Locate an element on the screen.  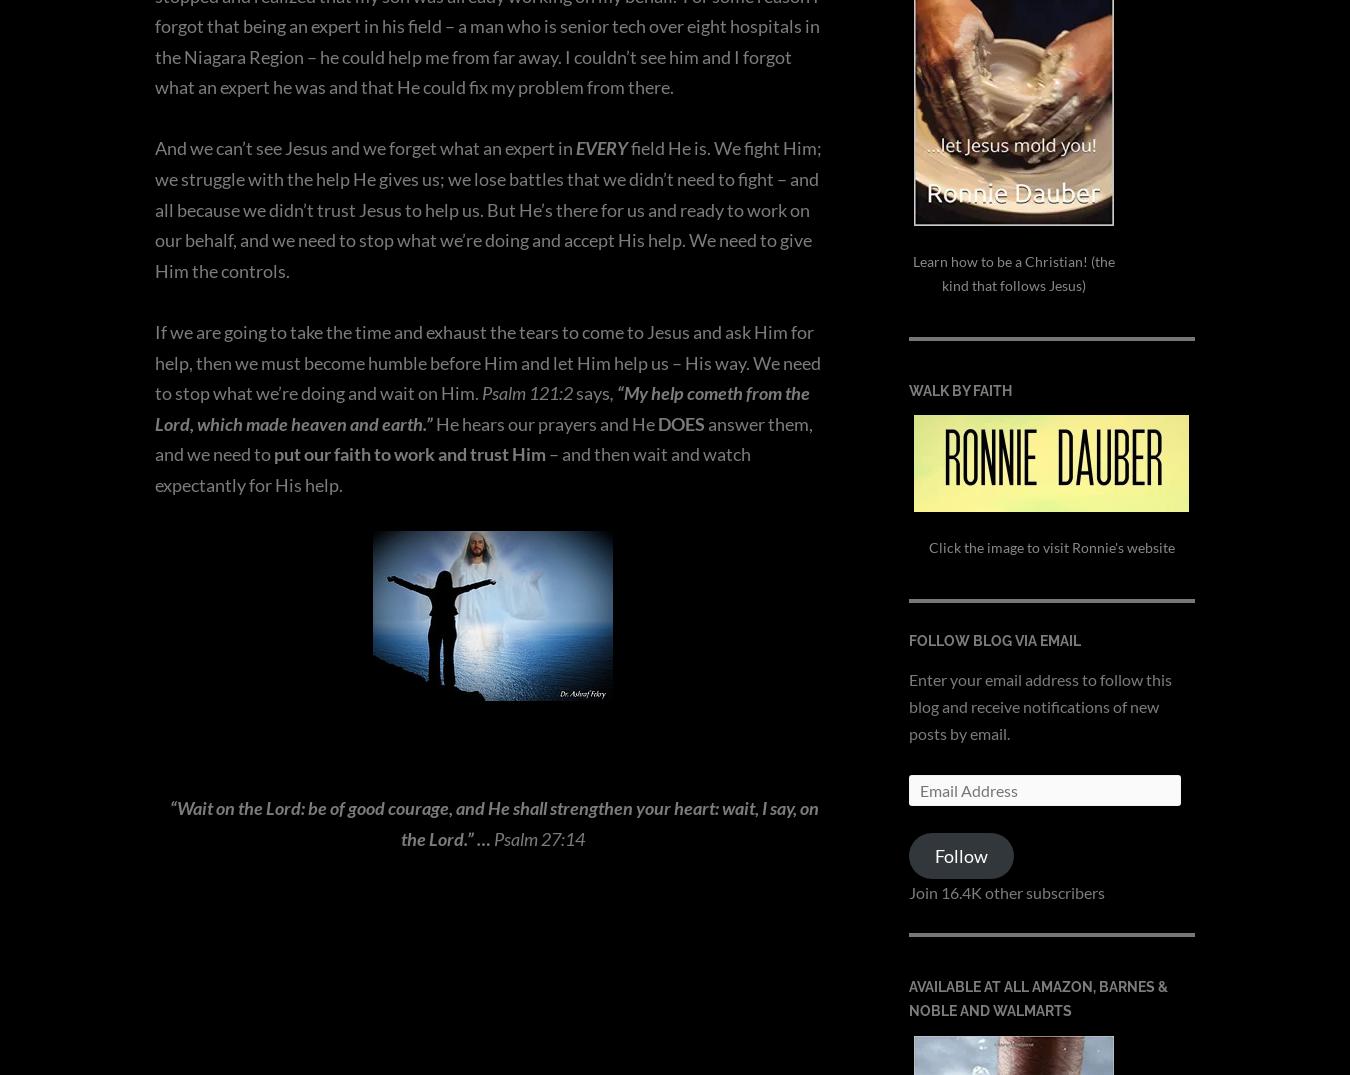
'DOES' is located at coordinates (680, 422).